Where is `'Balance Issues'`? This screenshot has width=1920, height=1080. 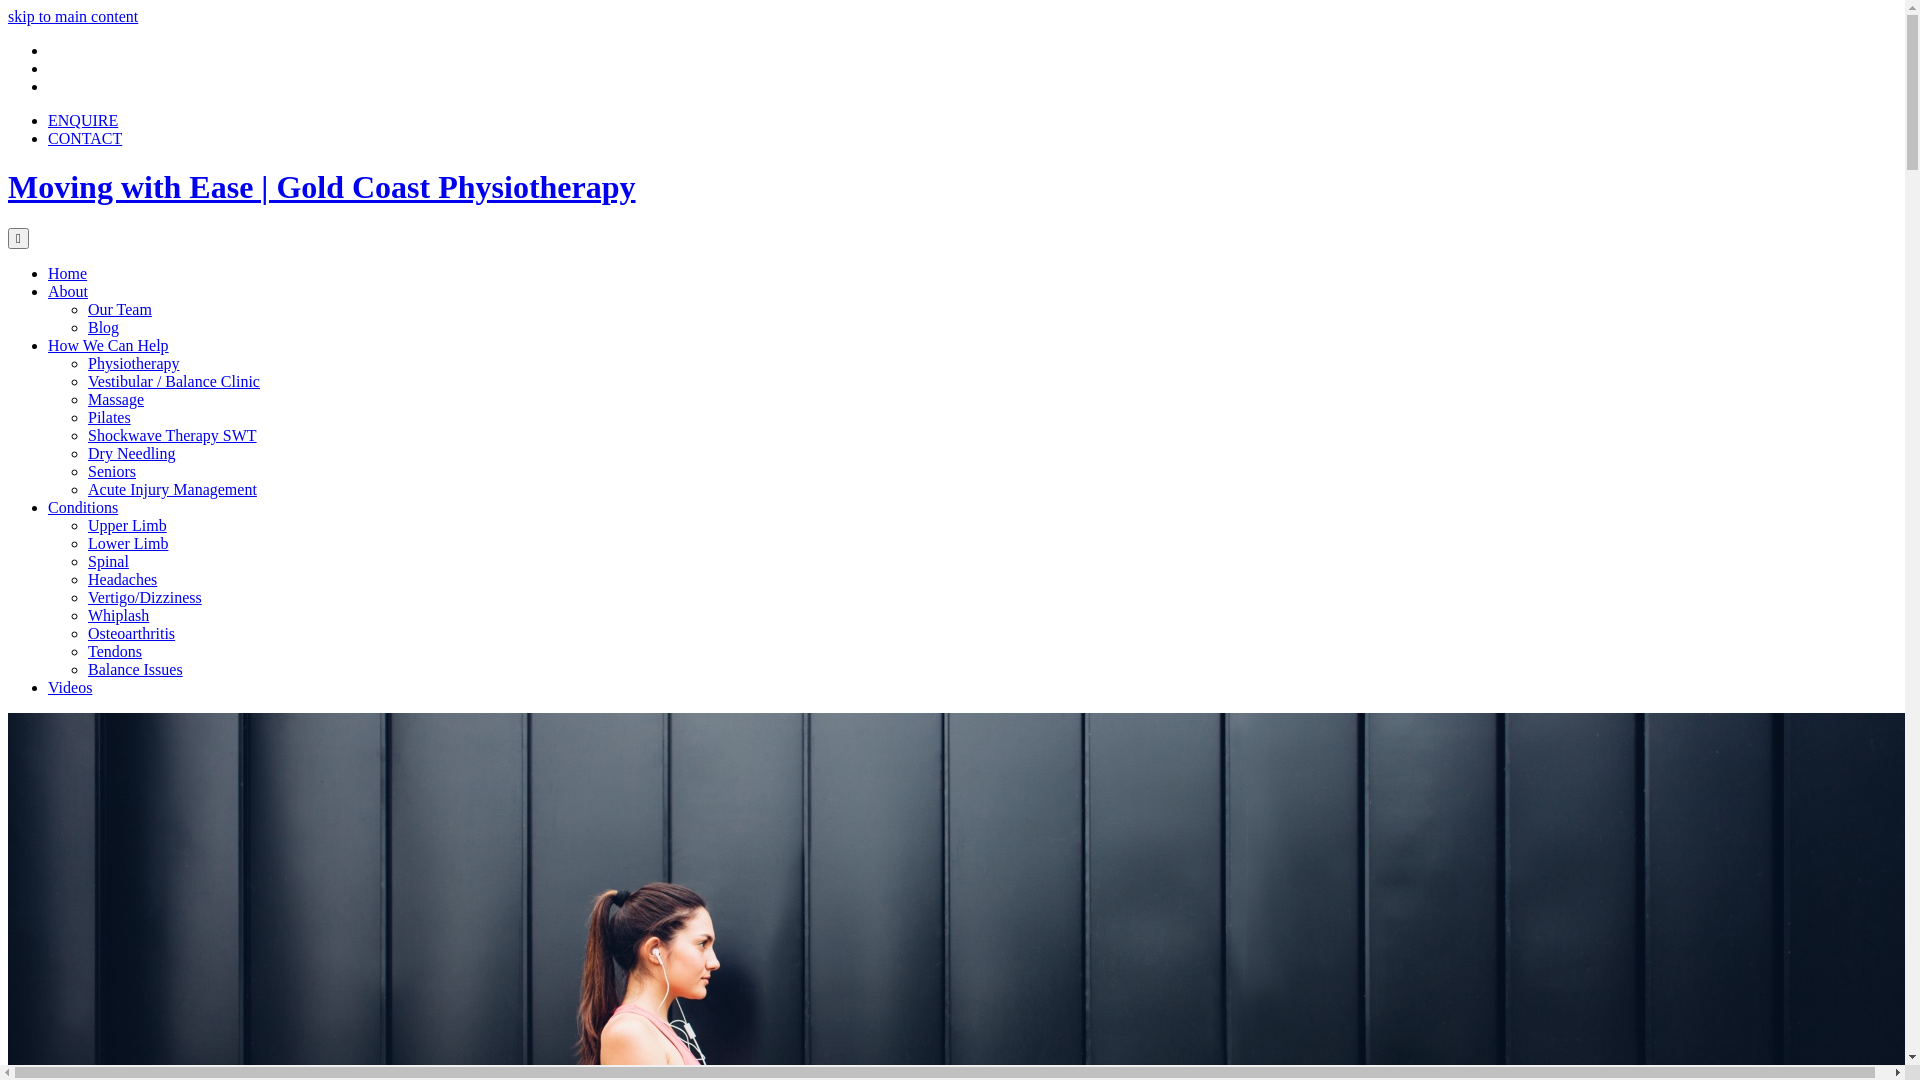 'Balance Issues' is located at coordinates (86, 669).